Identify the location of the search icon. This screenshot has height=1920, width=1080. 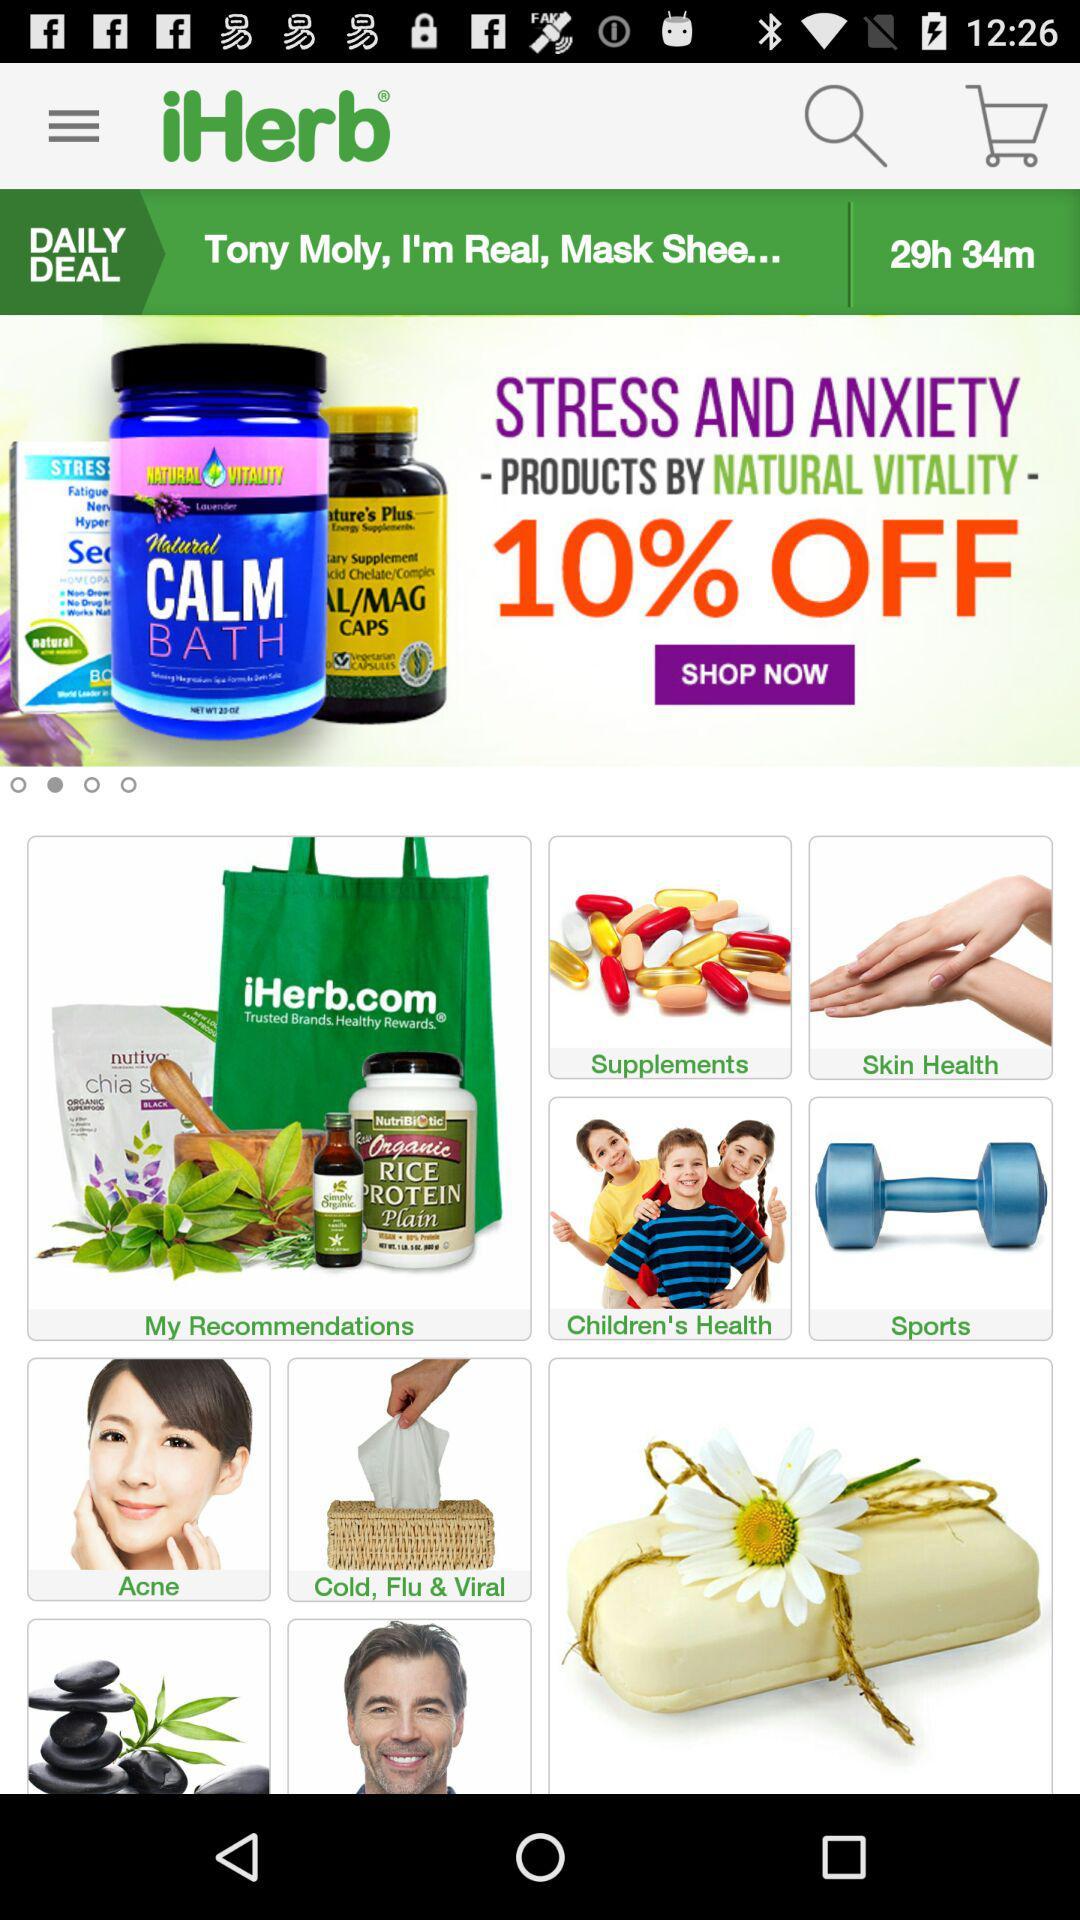
(845, 133).